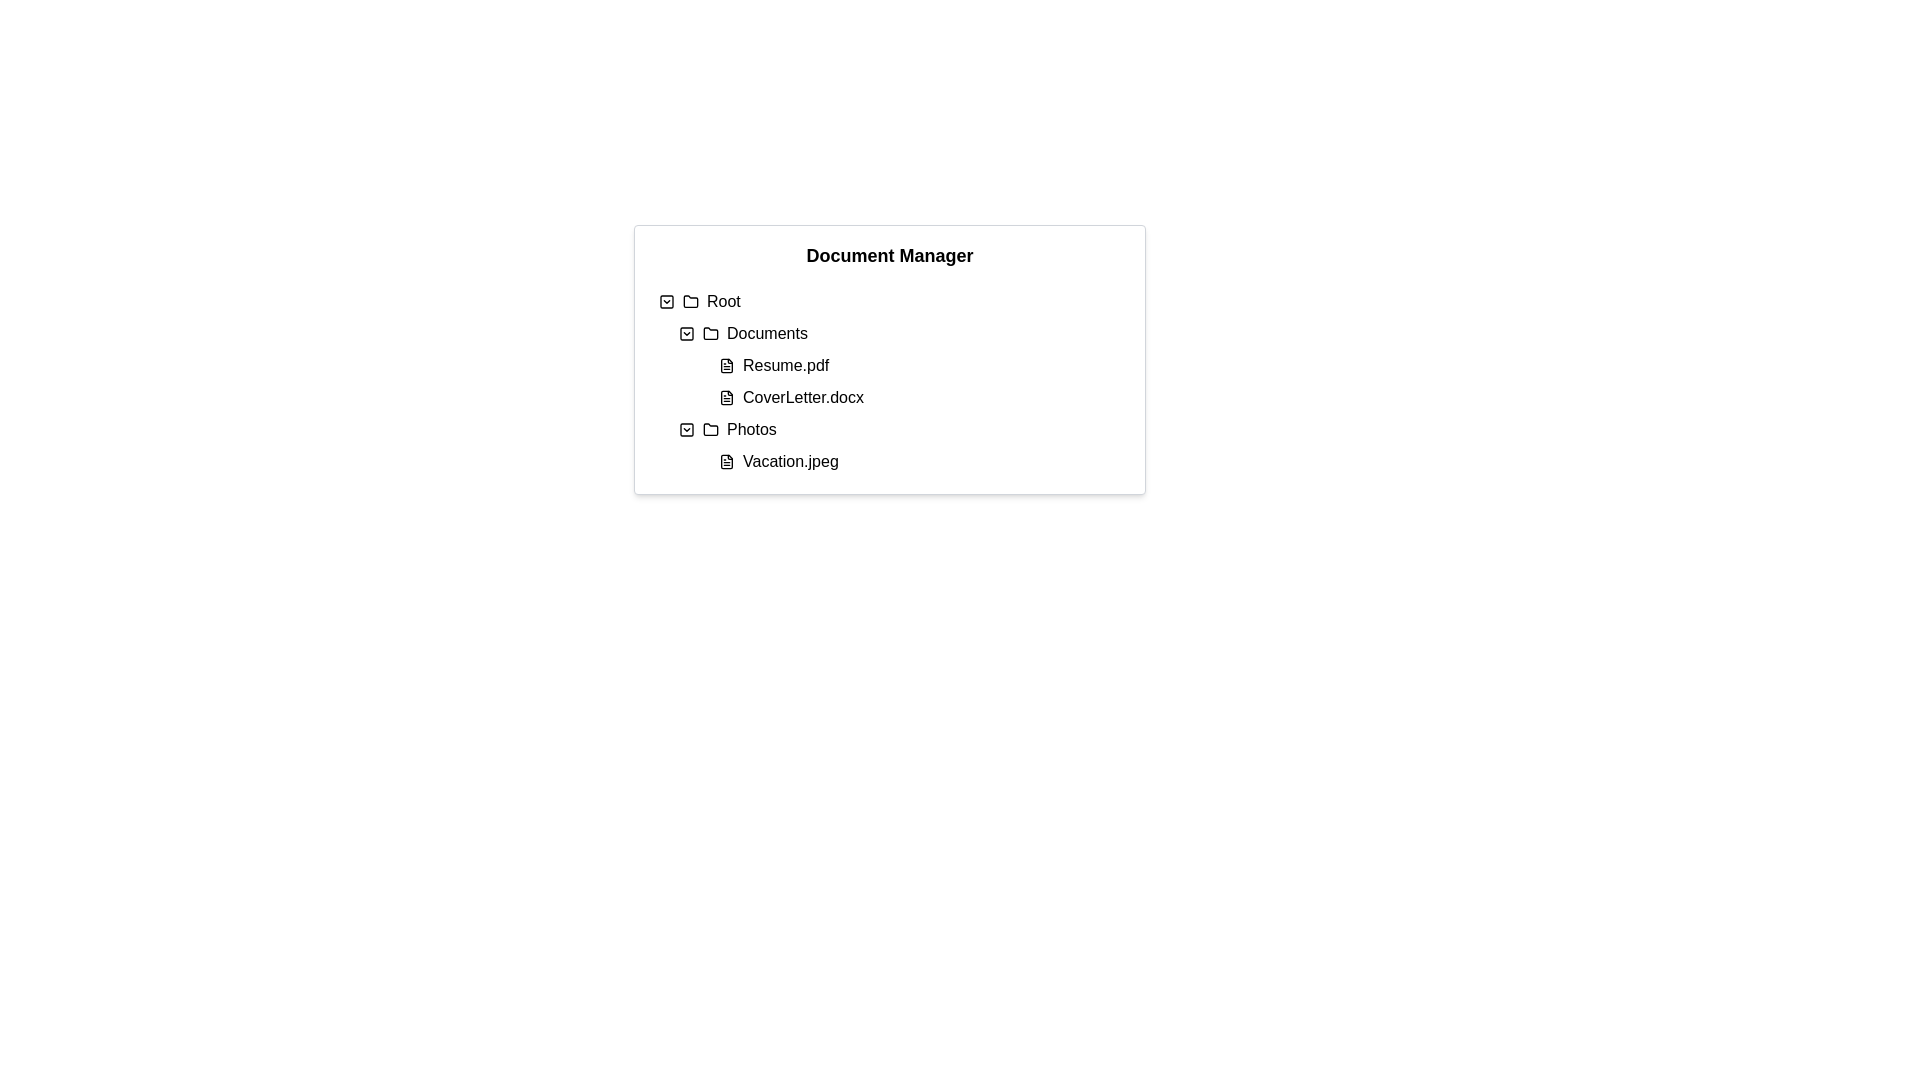  What do you see at coordinates (725, 462) in the screenshot?
I see `the file icon for 'Vacation.jpeg' located in the 'Document Manager' under the 'Photos' folder` at bounding box center [725, 462].